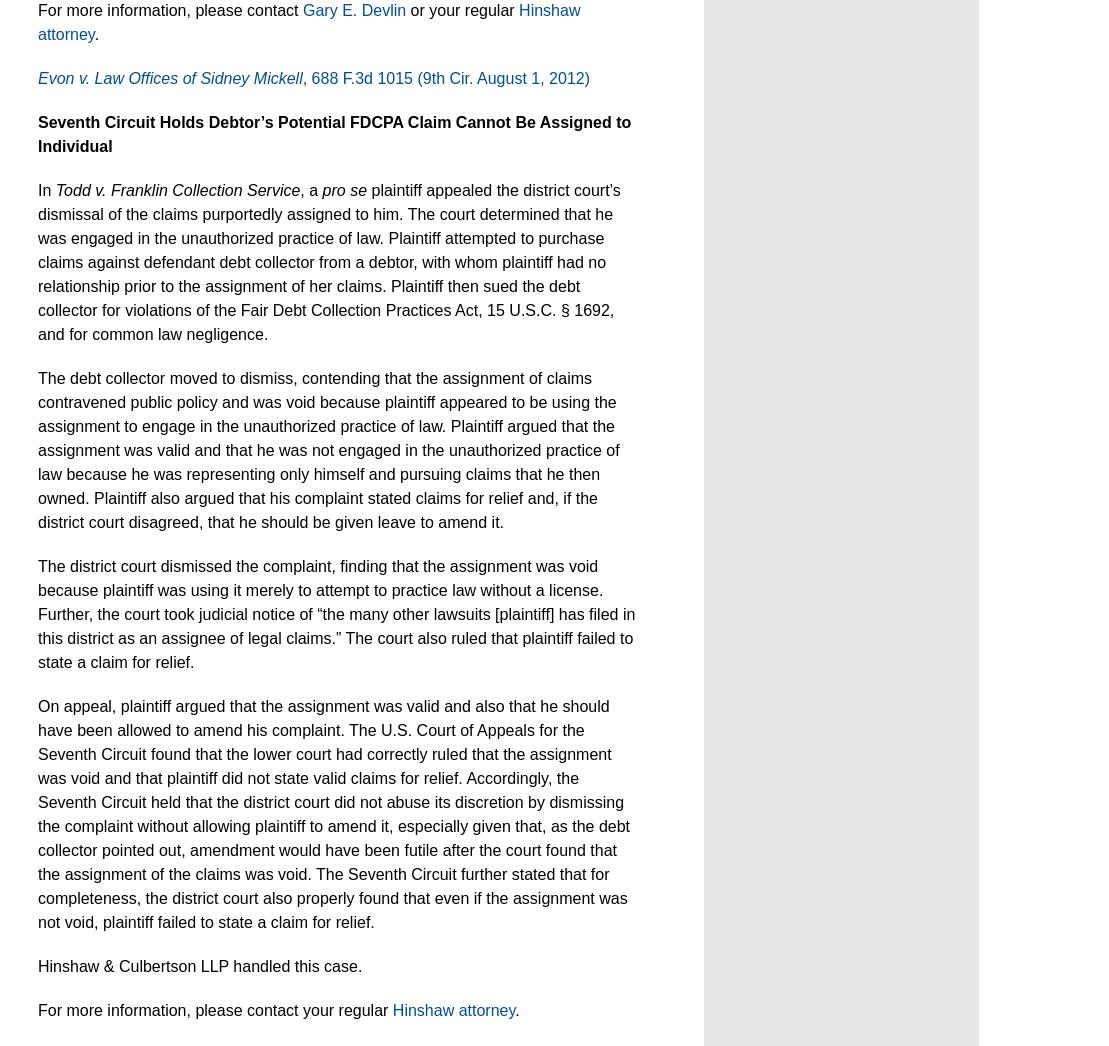 The image size is (1109, 1046). I want to click on 'In', so click(38, 190).